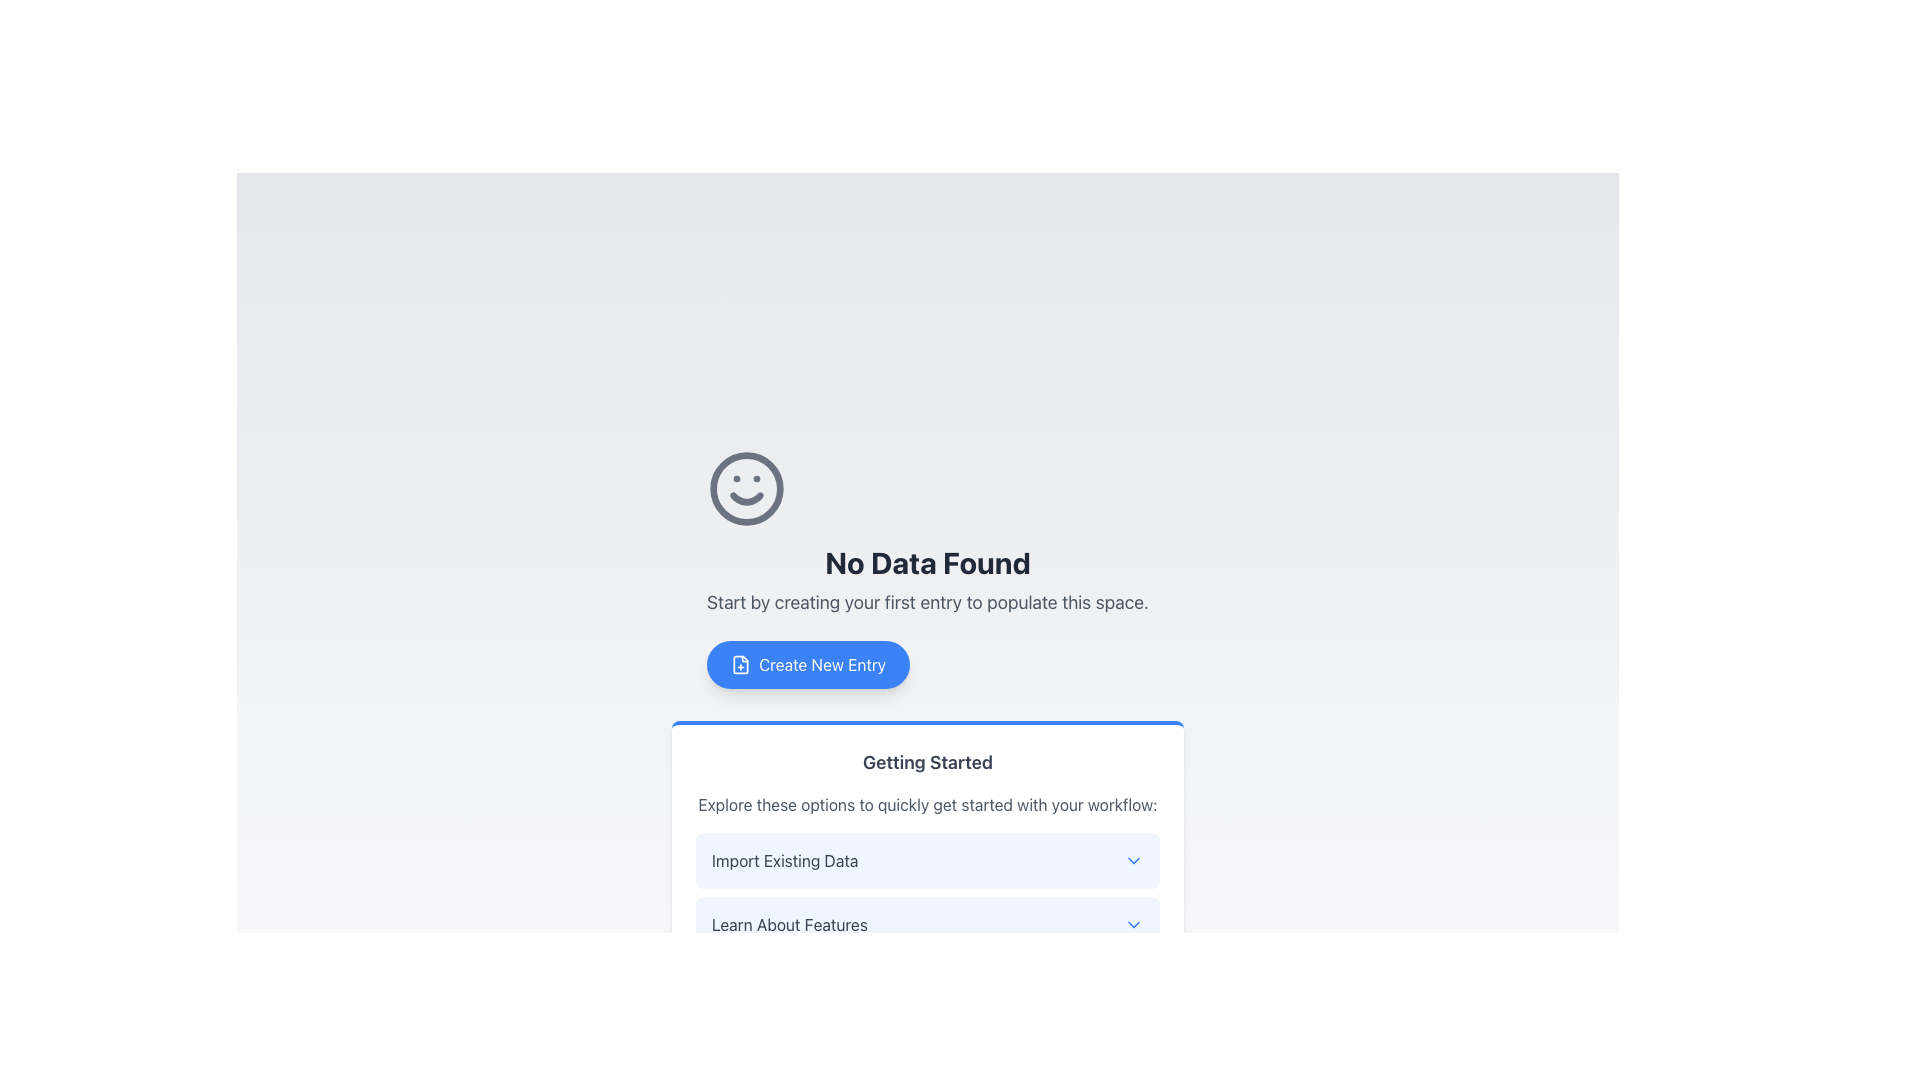  What do you see at coordinates (808, 664) in the screenshot?
I see `the prominent button labeled 'Create New Entry' with a document plus icon to initiate a new entry` at bounding box center [808, 664].